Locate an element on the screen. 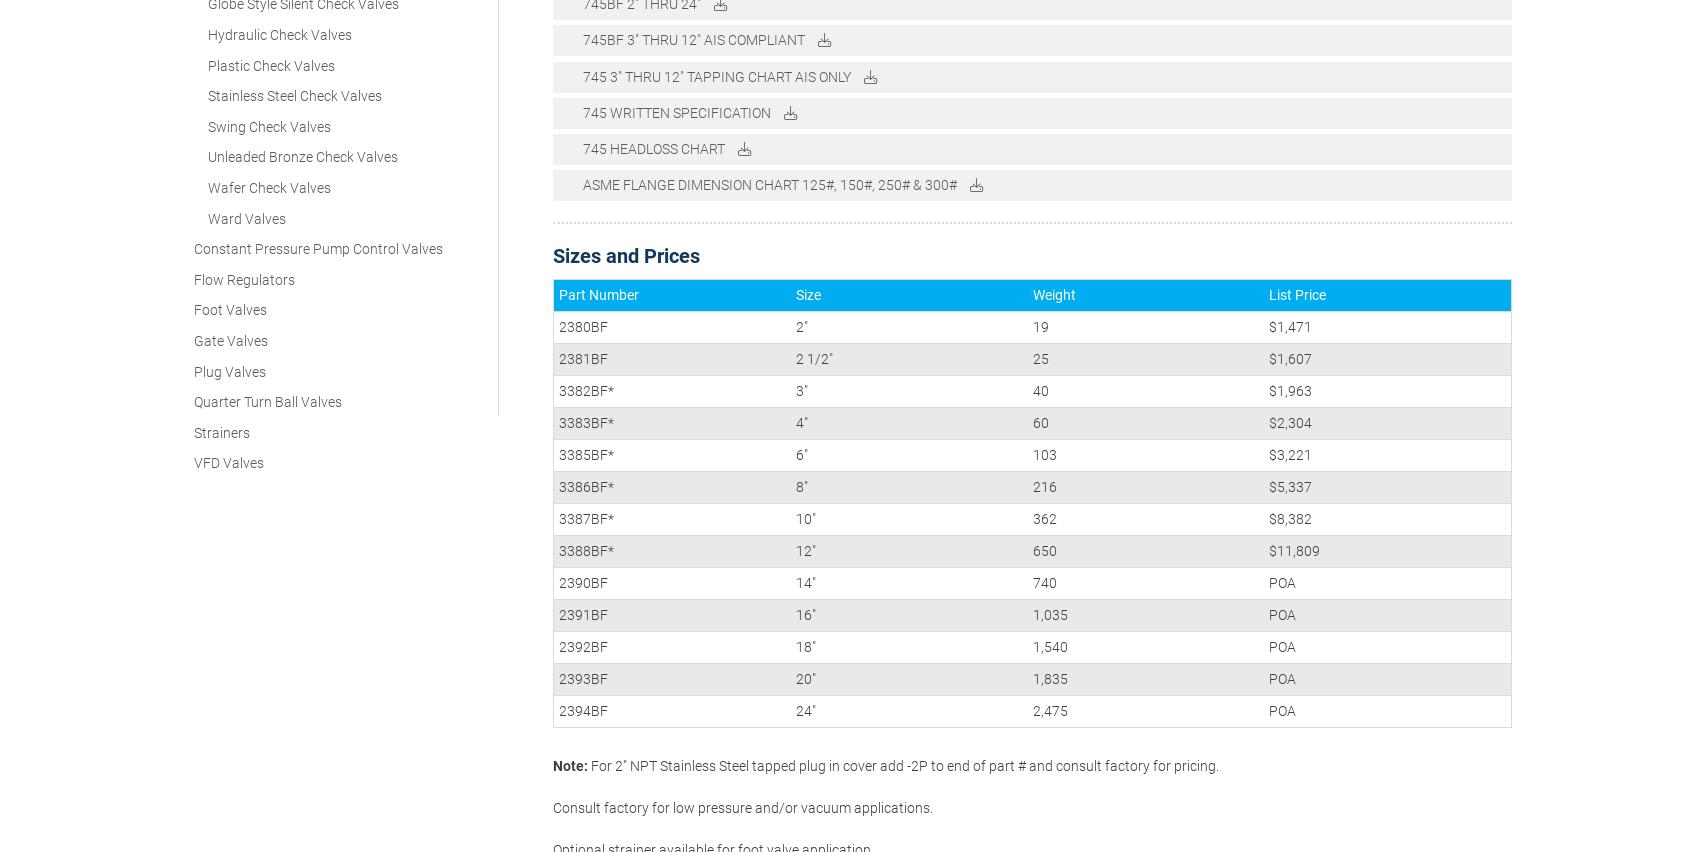  'Constant Pressure Pump Control Valves' is located at coordinates (302, 804).